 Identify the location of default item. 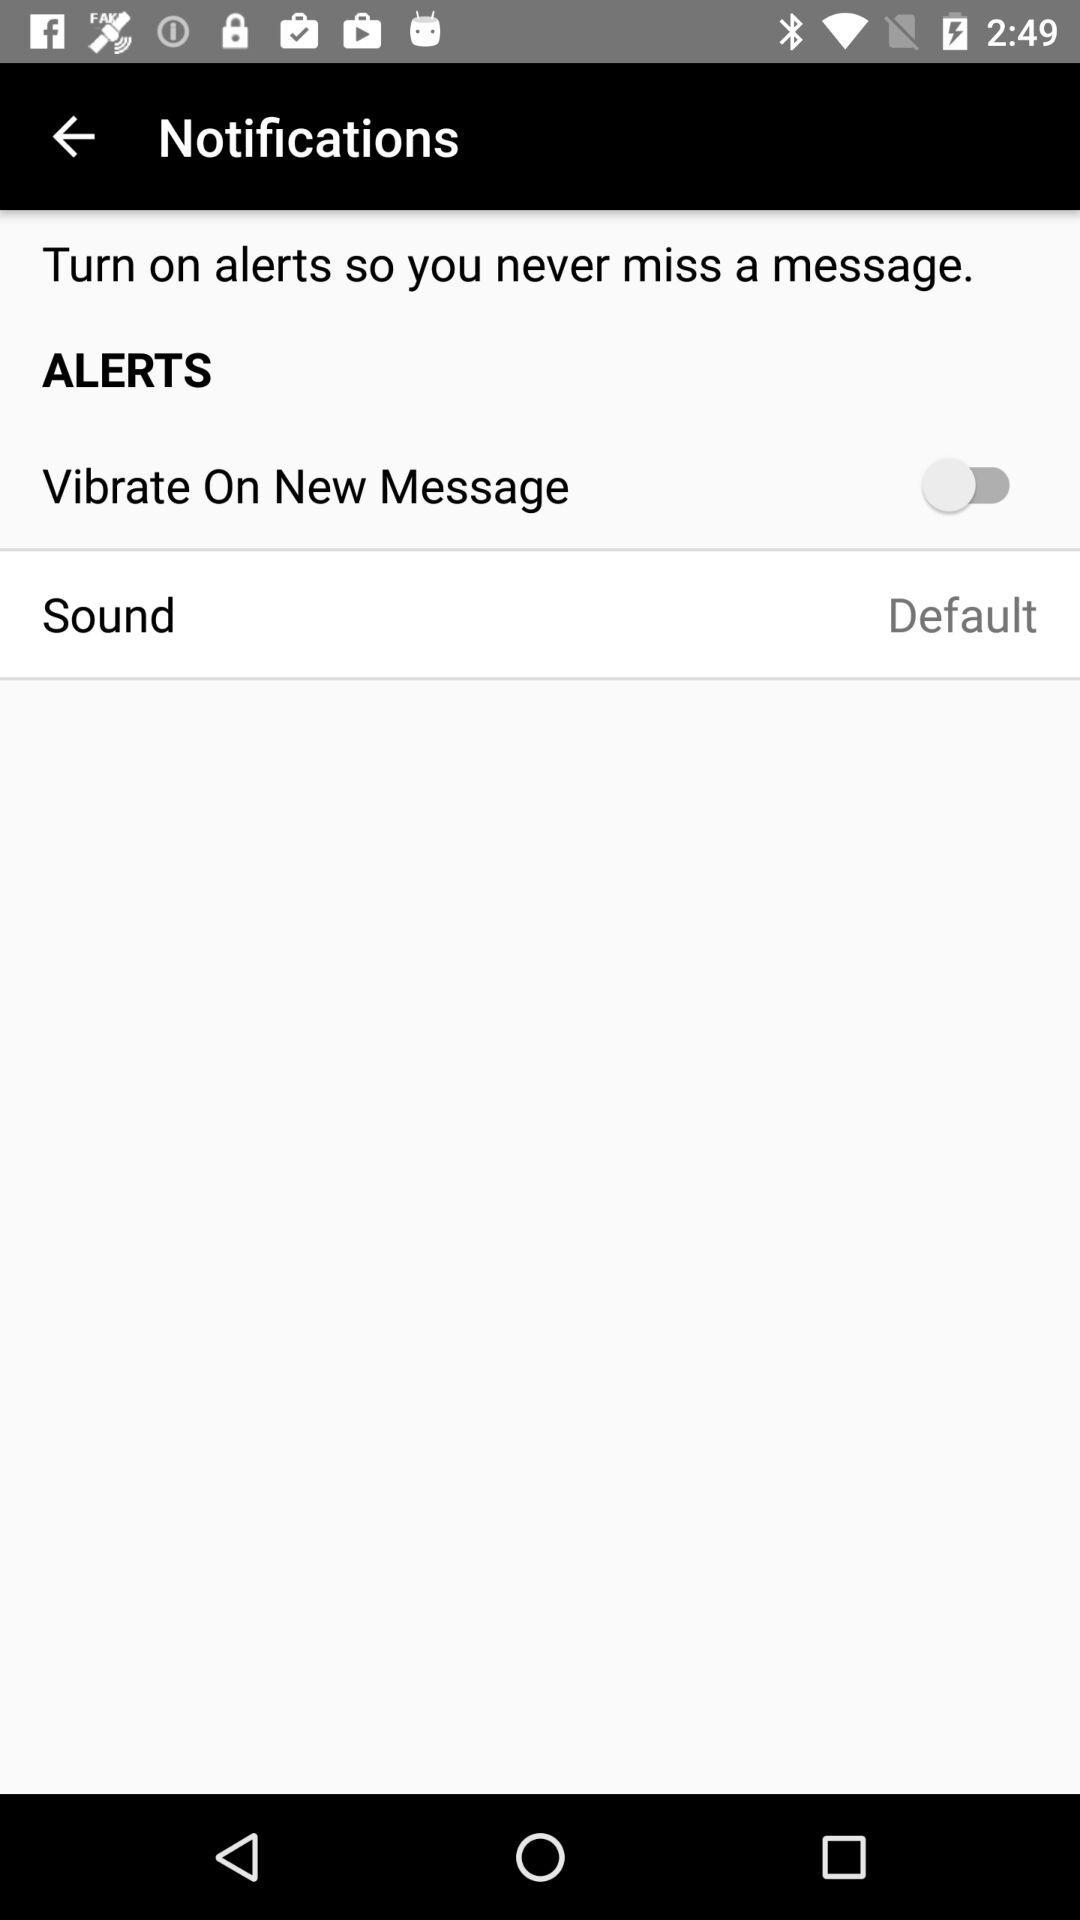
(627, 613).